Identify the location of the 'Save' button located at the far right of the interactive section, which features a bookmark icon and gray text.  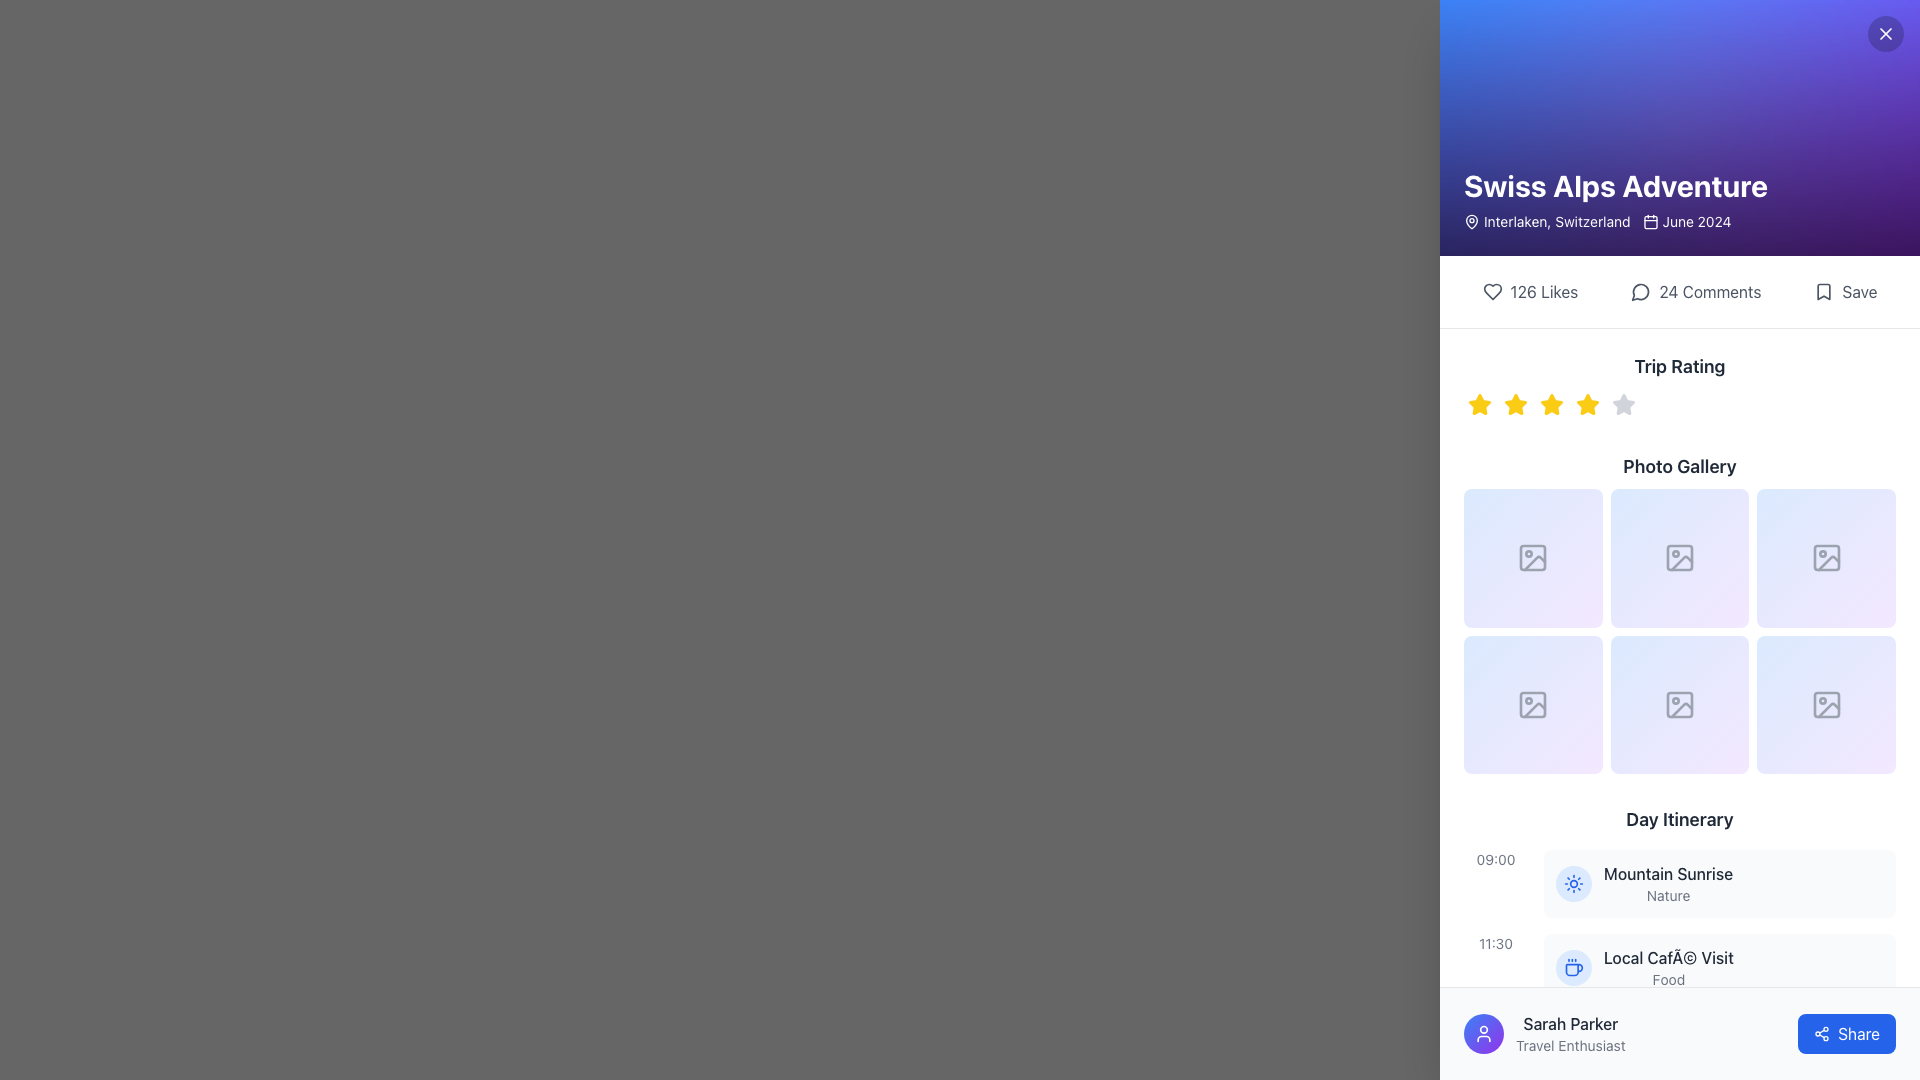
(1844, 292).